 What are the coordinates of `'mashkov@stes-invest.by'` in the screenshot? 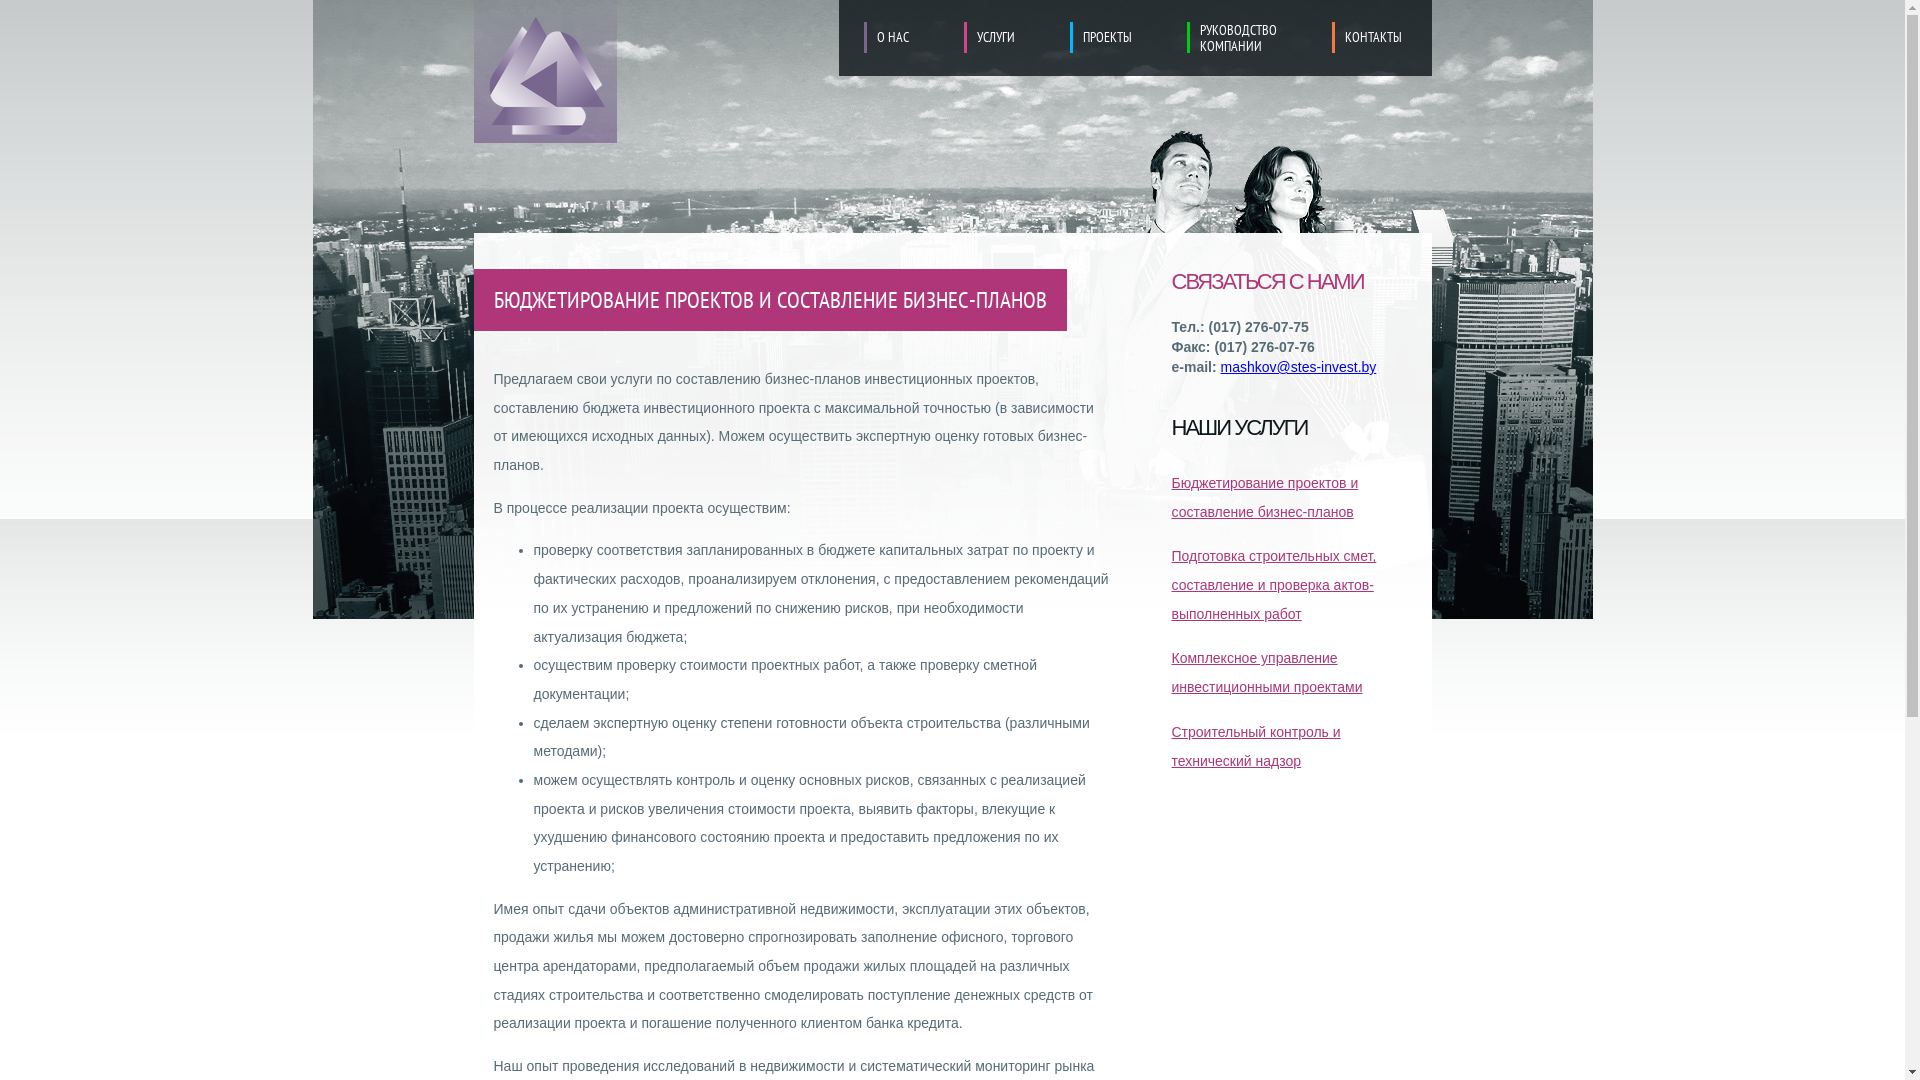 It's located at (1299, 366).